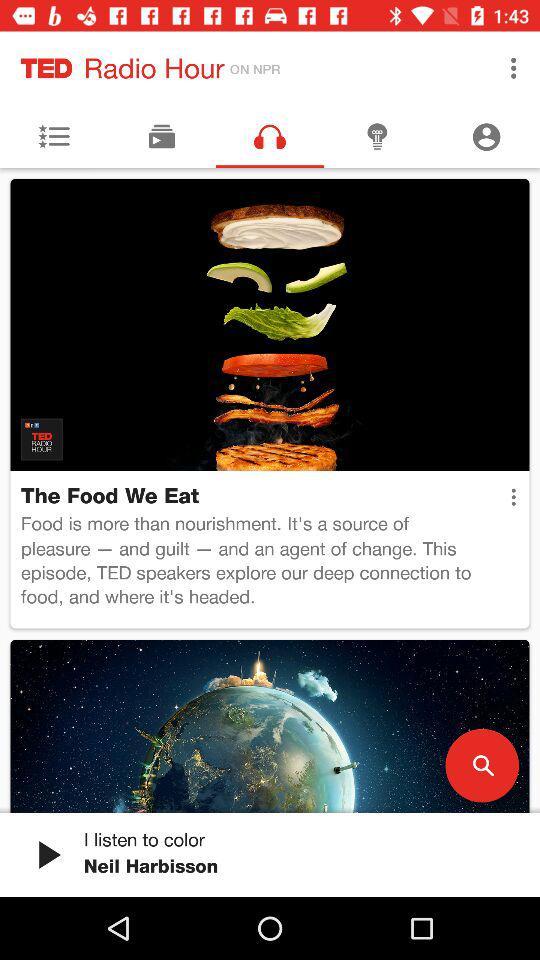 This screenshot has height=960, width=540. What do you see at coordinates (513, 68) in the screenshot?
I see `icon to the right of the on npr` at bounding box center [513, 68].